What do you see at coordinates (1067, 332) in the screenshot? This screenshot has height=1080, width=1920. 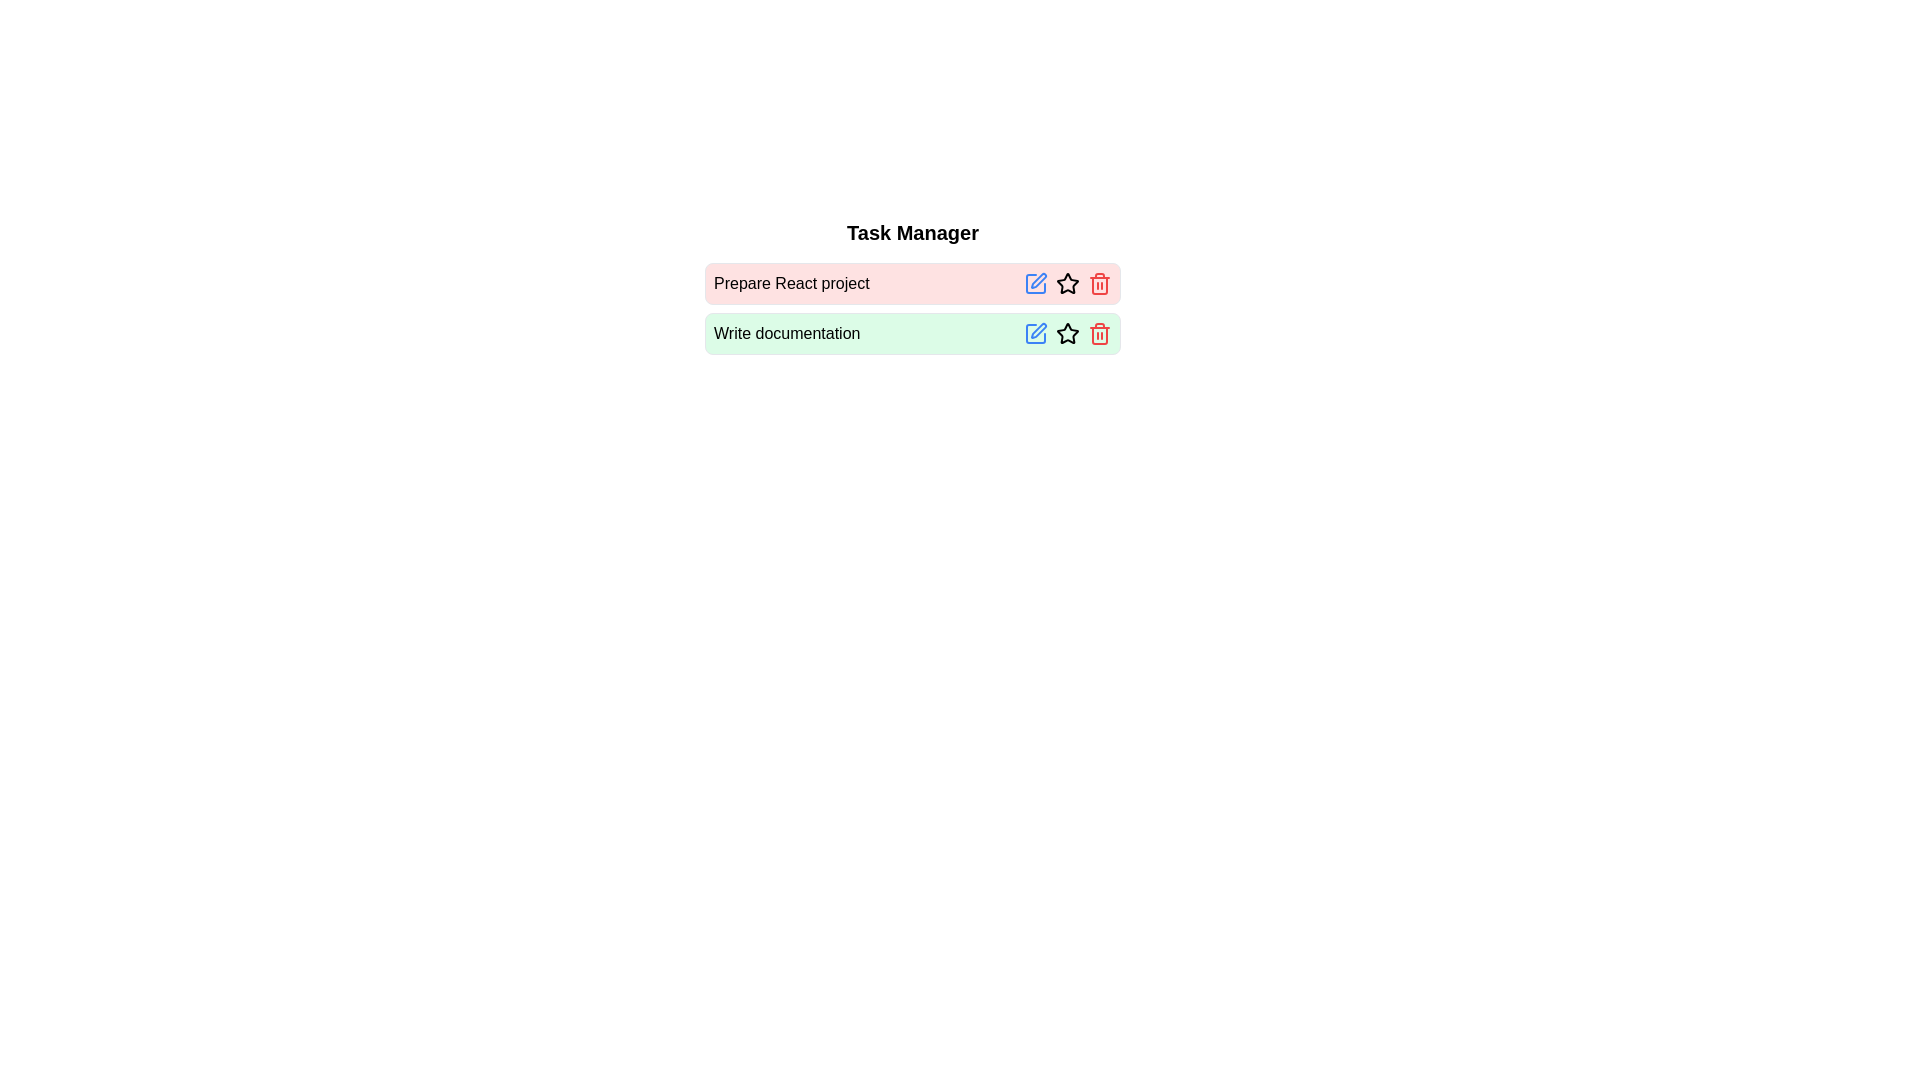 I see `the star icon with a hollow center, outlined in black, located to the right of the task titled 'Write documentation'` at bounding box center [1067, 332].